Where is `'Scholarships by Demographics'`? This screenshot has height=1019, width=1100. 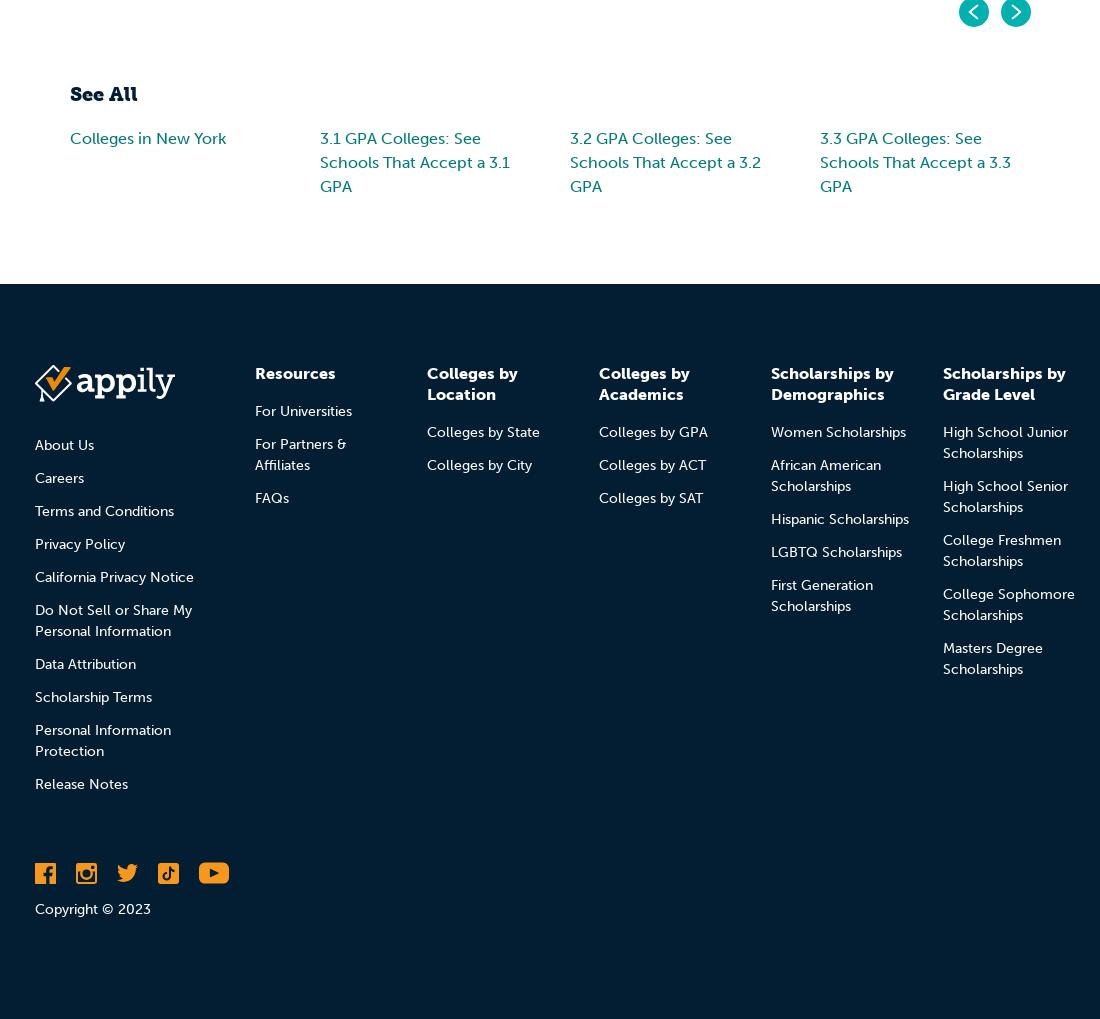 'Scholarships by Demographics' is located at coordinates (831, 382).